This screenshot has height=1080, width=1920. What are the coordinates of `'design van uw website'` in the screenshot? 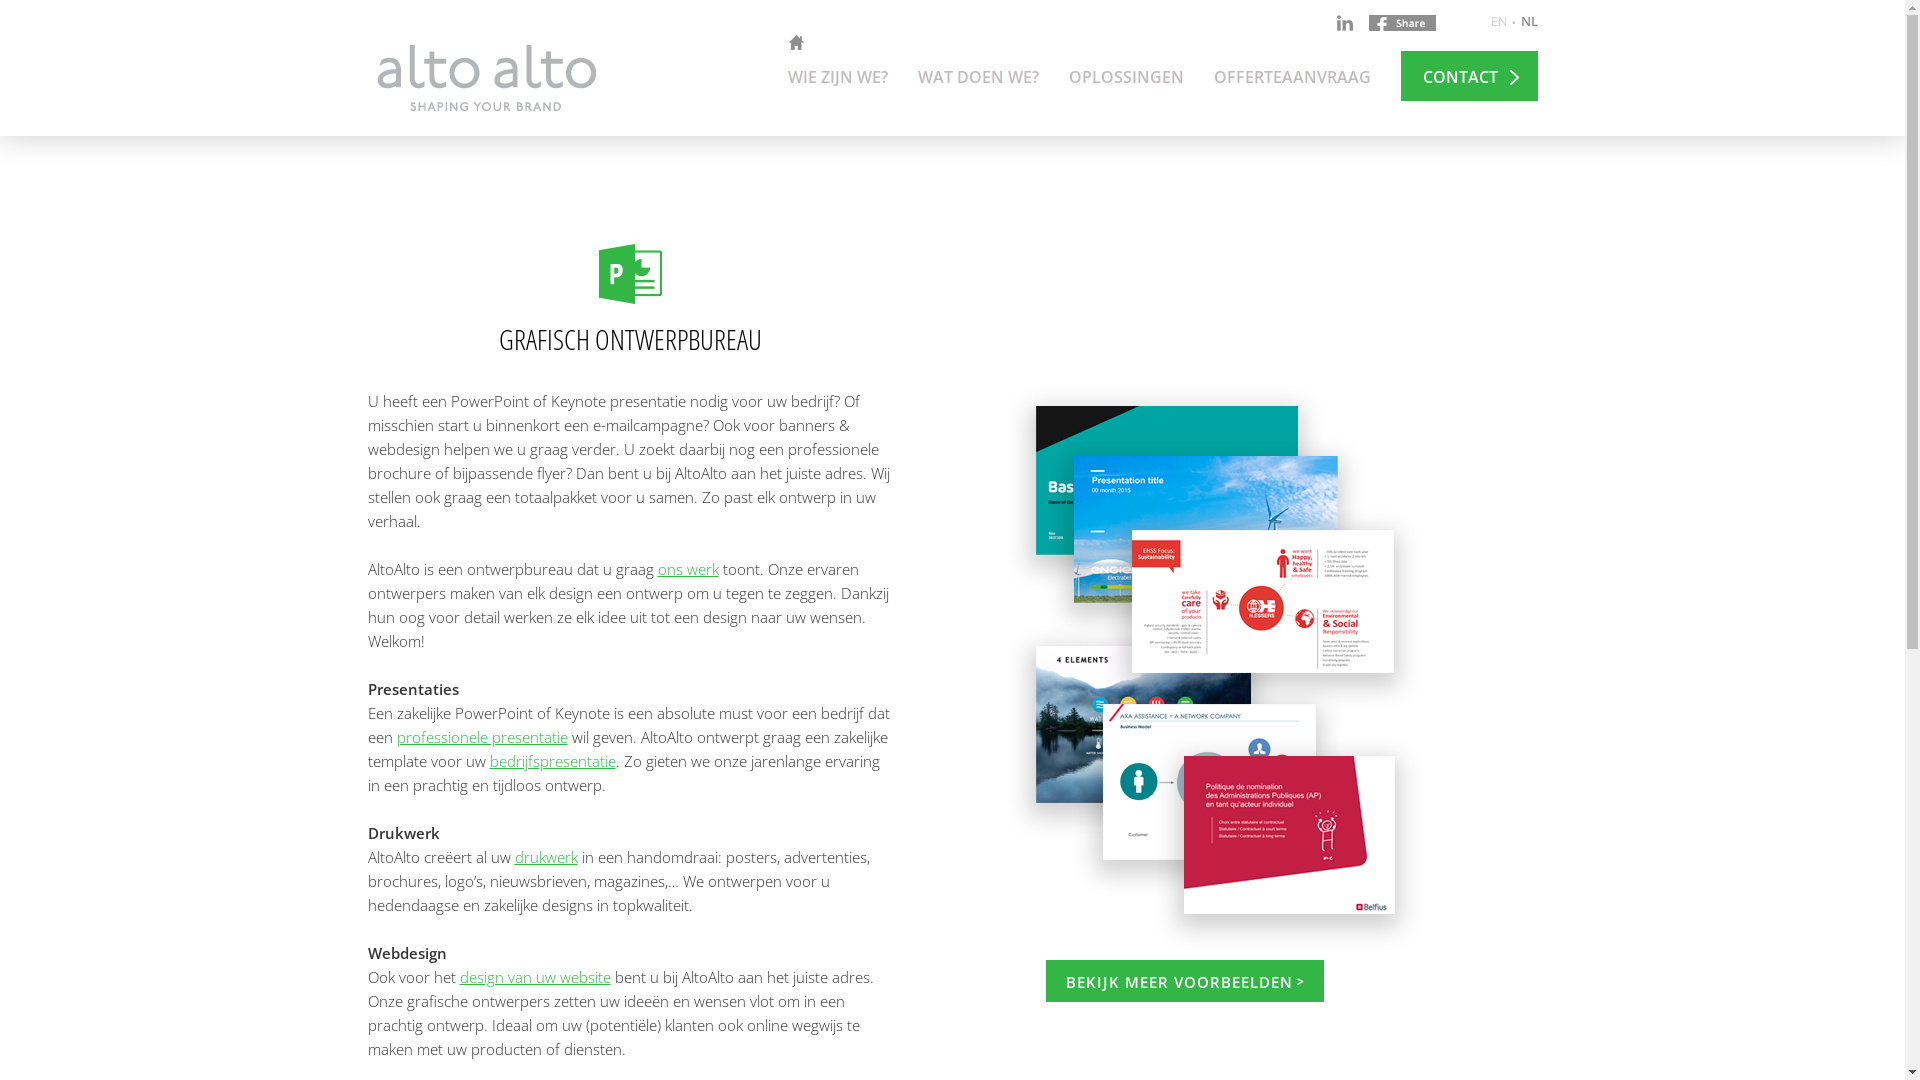 It's located at (535, 975).